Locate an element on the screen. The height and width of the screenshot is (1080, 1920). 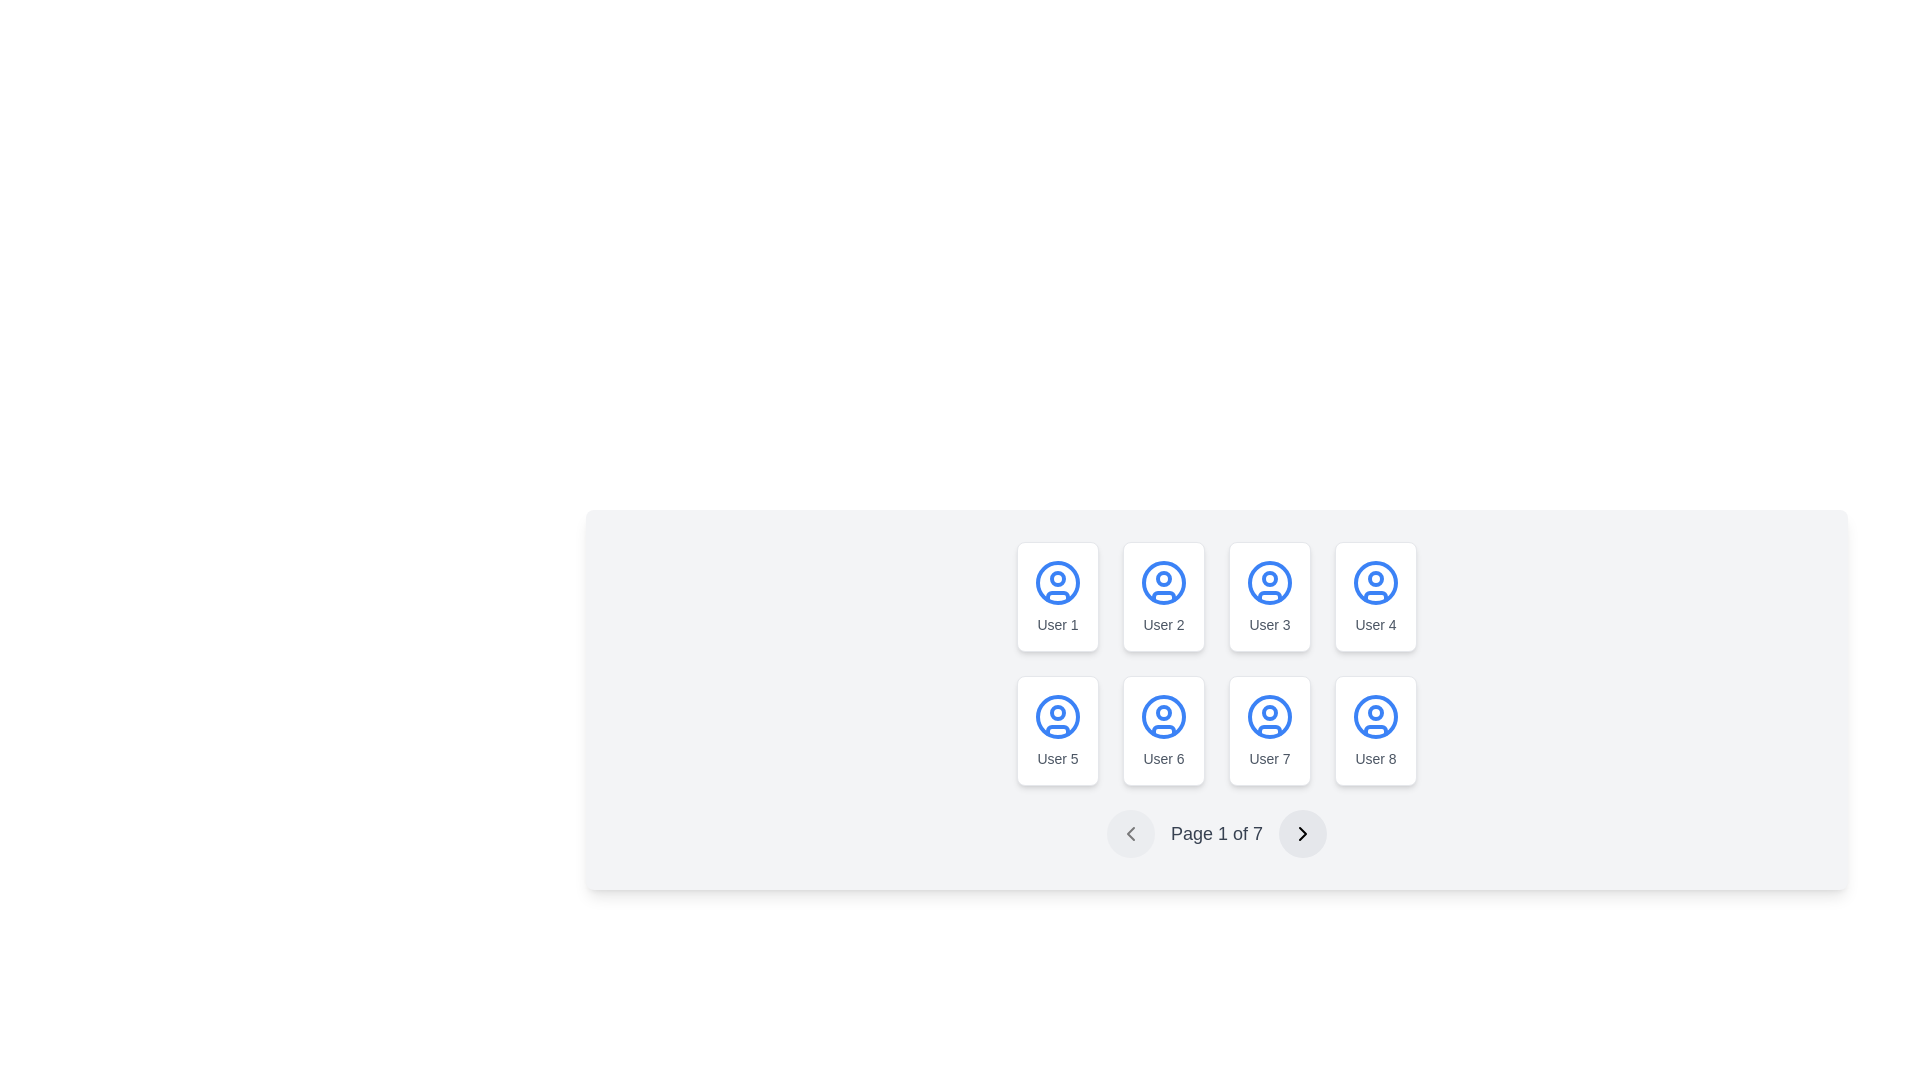
the user icon representing 'User 2' located in the second card of the grid structure is located at coordinates (1163, 582).